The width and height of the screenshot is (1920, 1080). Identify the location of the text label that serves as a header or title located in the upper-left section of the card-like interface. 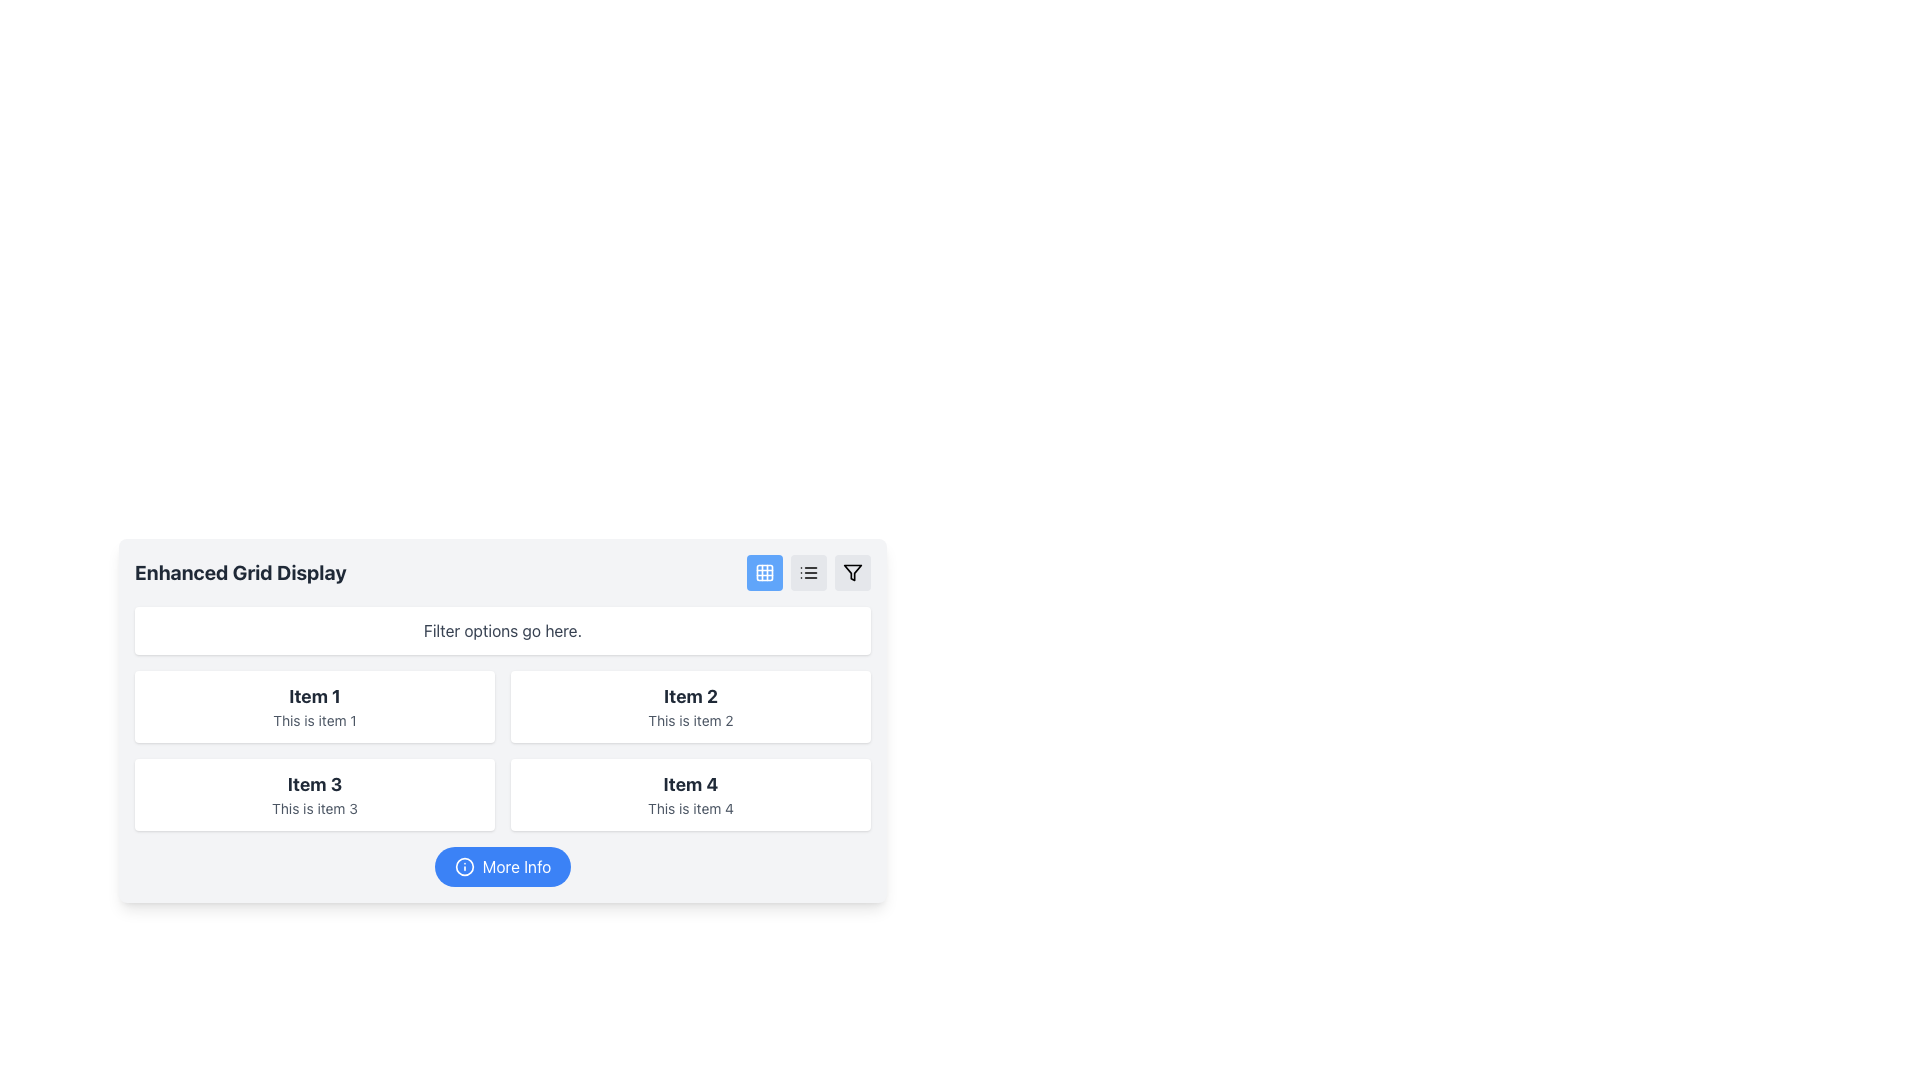
(240, 573).